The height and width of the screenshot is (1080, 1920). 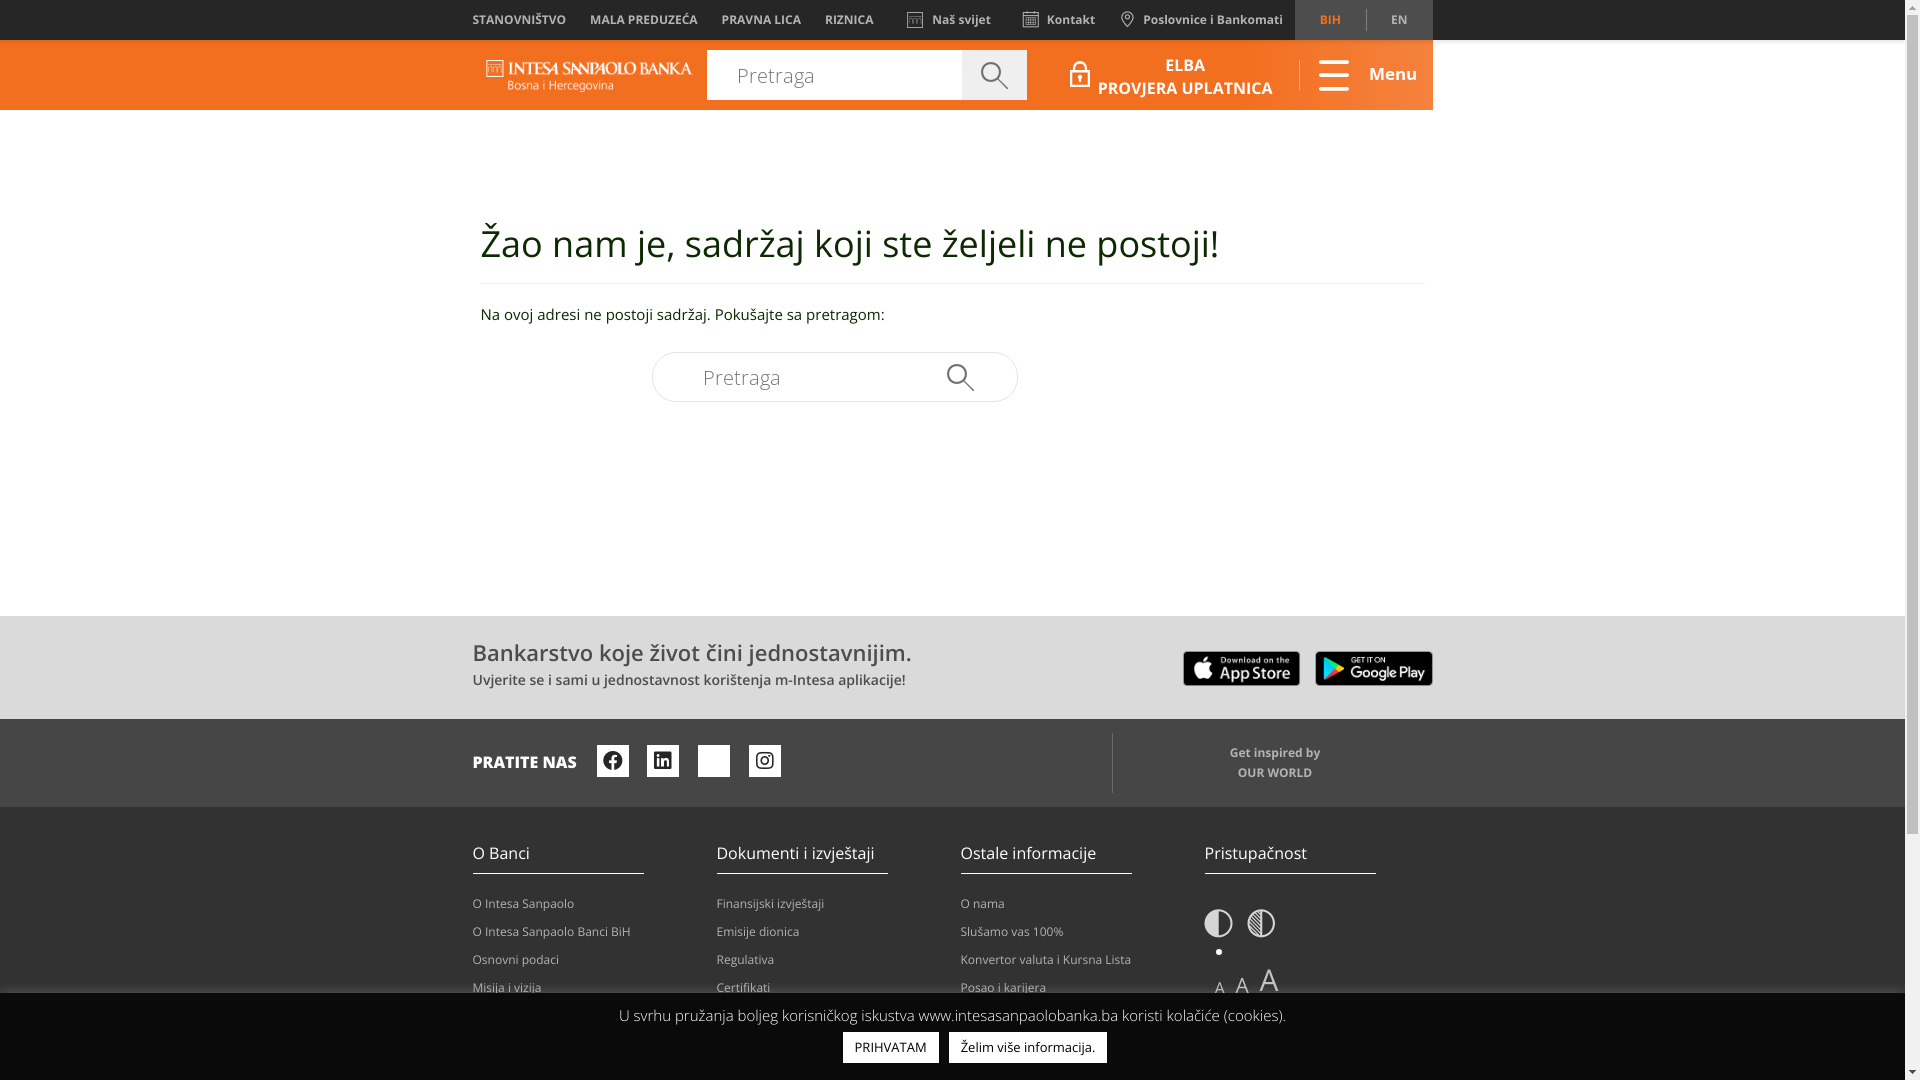 What do you see at coordinates (830, 959) in the screenshot?
I see `'Regulativa'` at bounding box center [830, 959].